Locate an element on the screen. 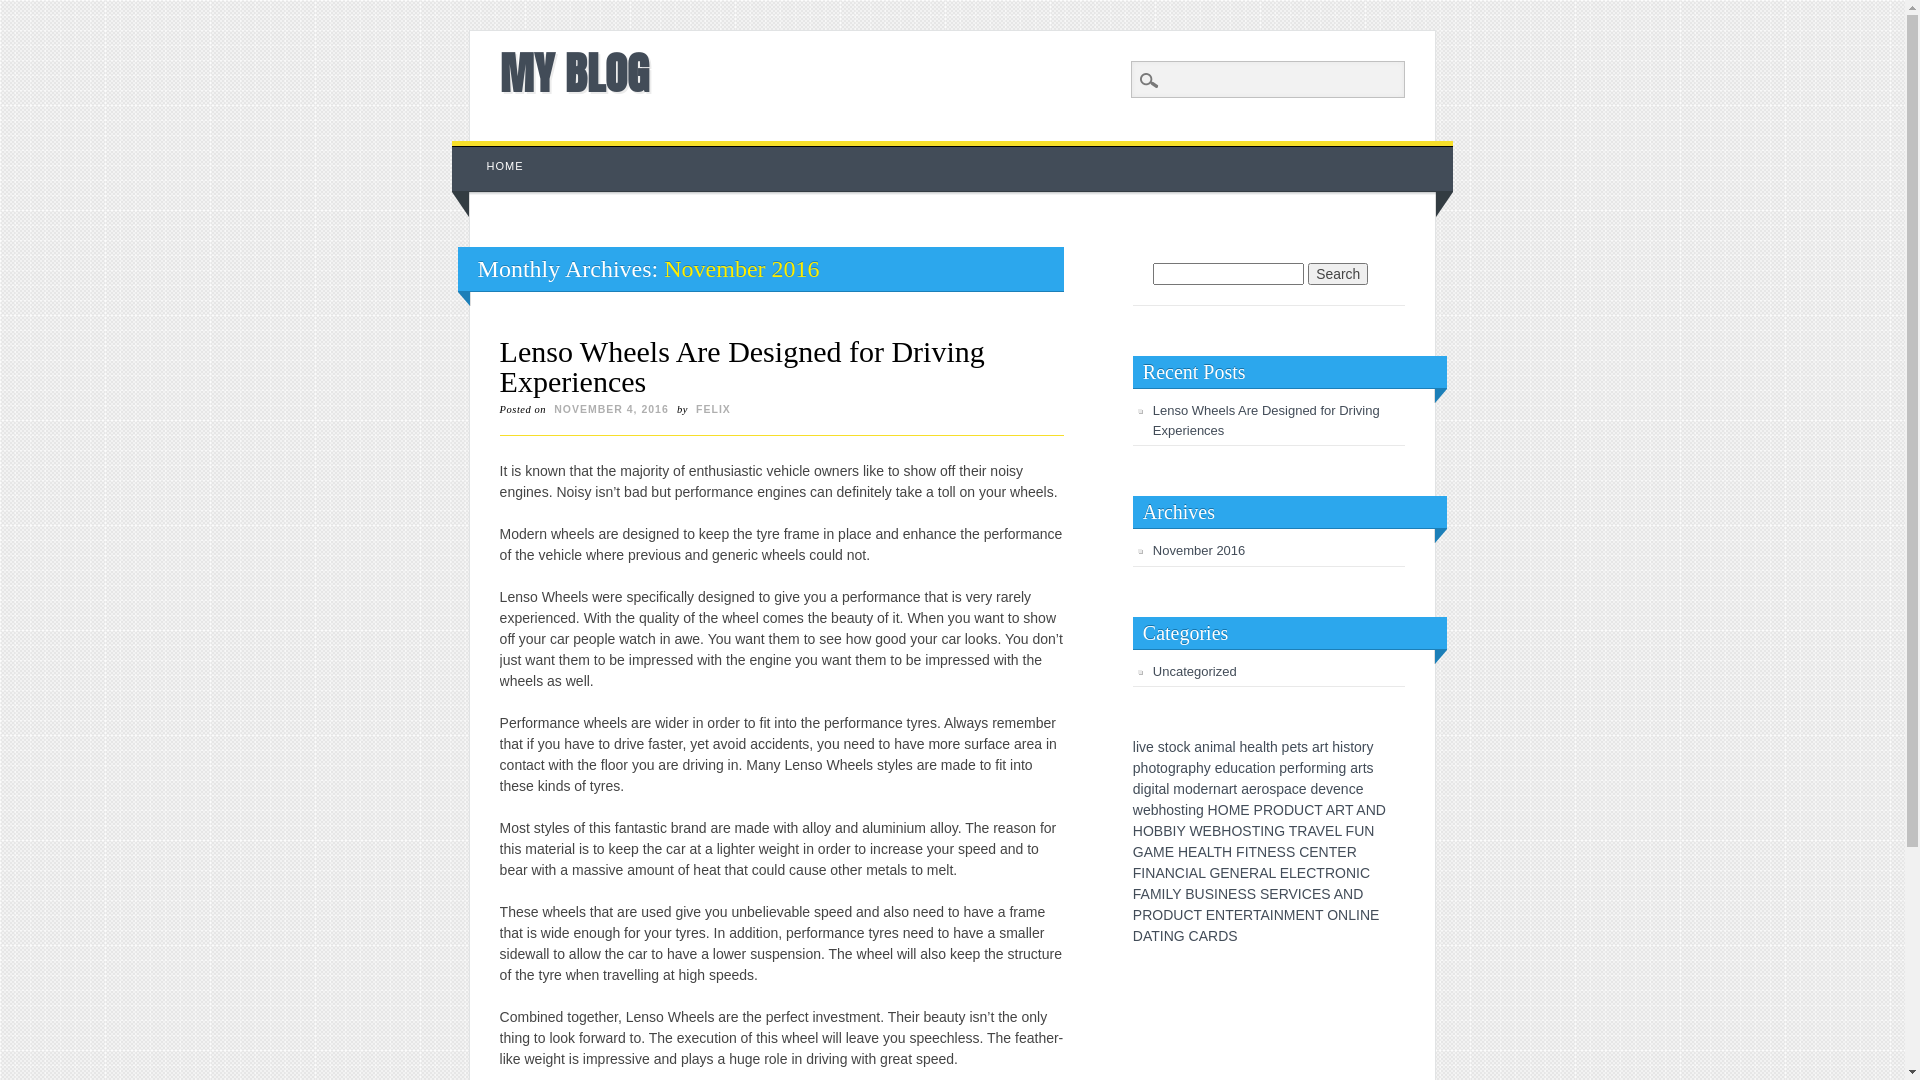  'November 2016' is located at coordinates (1199, 550).